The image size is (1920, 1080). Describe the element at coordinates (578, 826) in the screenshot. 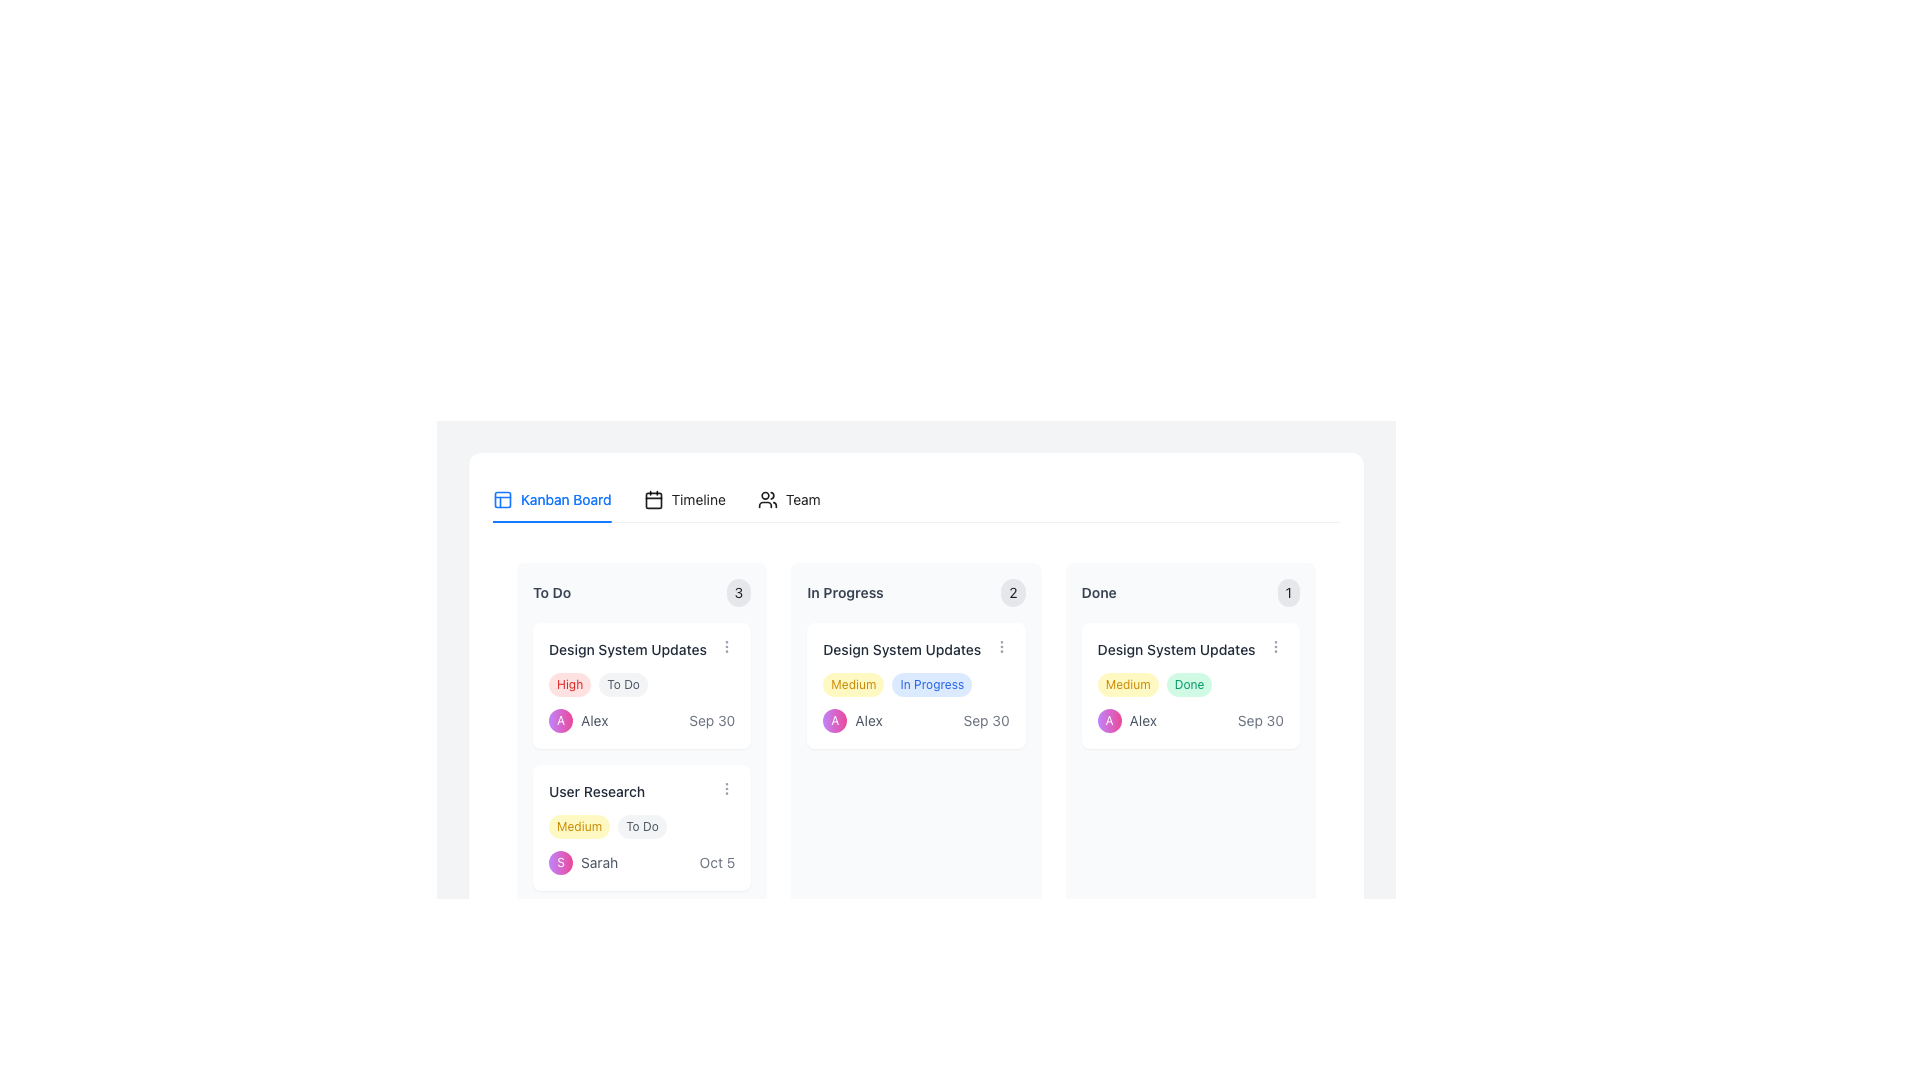

I see `the 'Medium' badge, which is a pill-shaped badge with a yellow background and bold yellow text` at that location.